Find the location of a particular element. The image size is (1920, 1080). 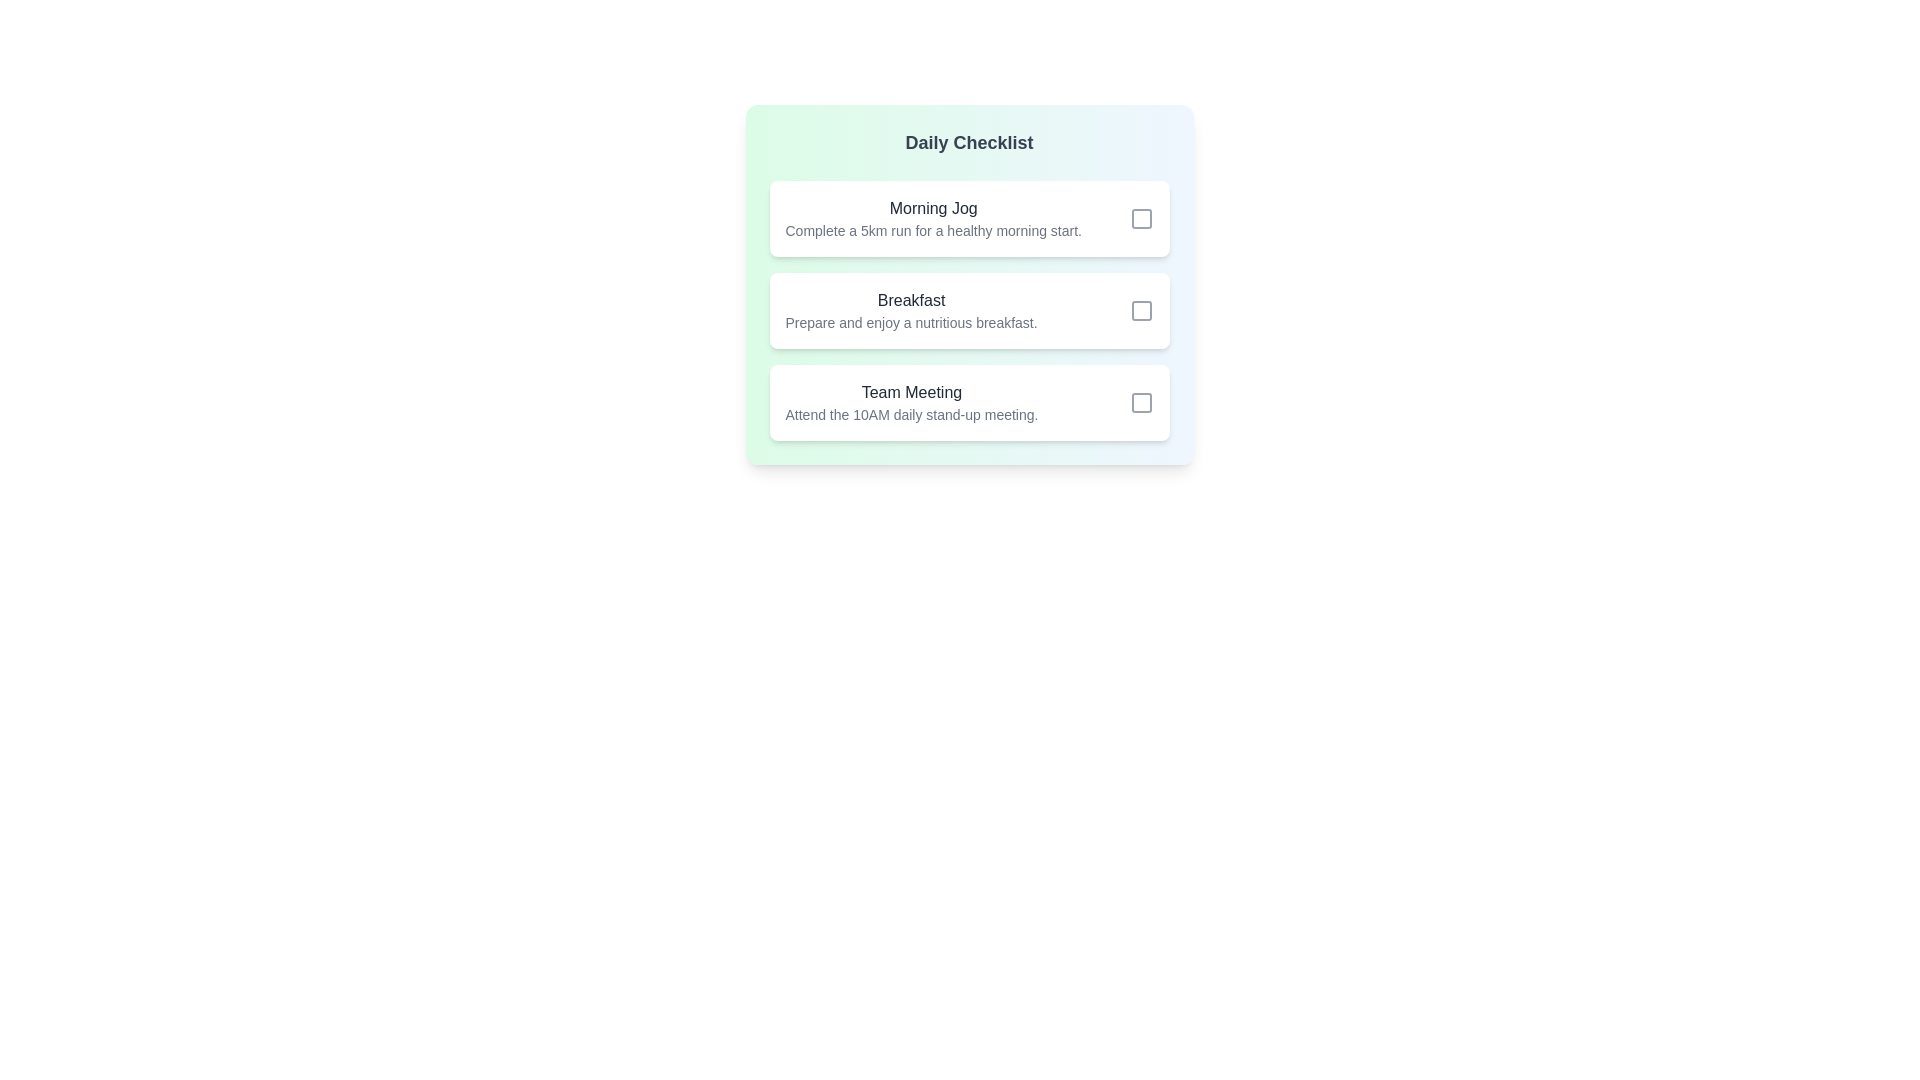

the task titled Team Meeting to view its description is located at coordinates (911, 393).